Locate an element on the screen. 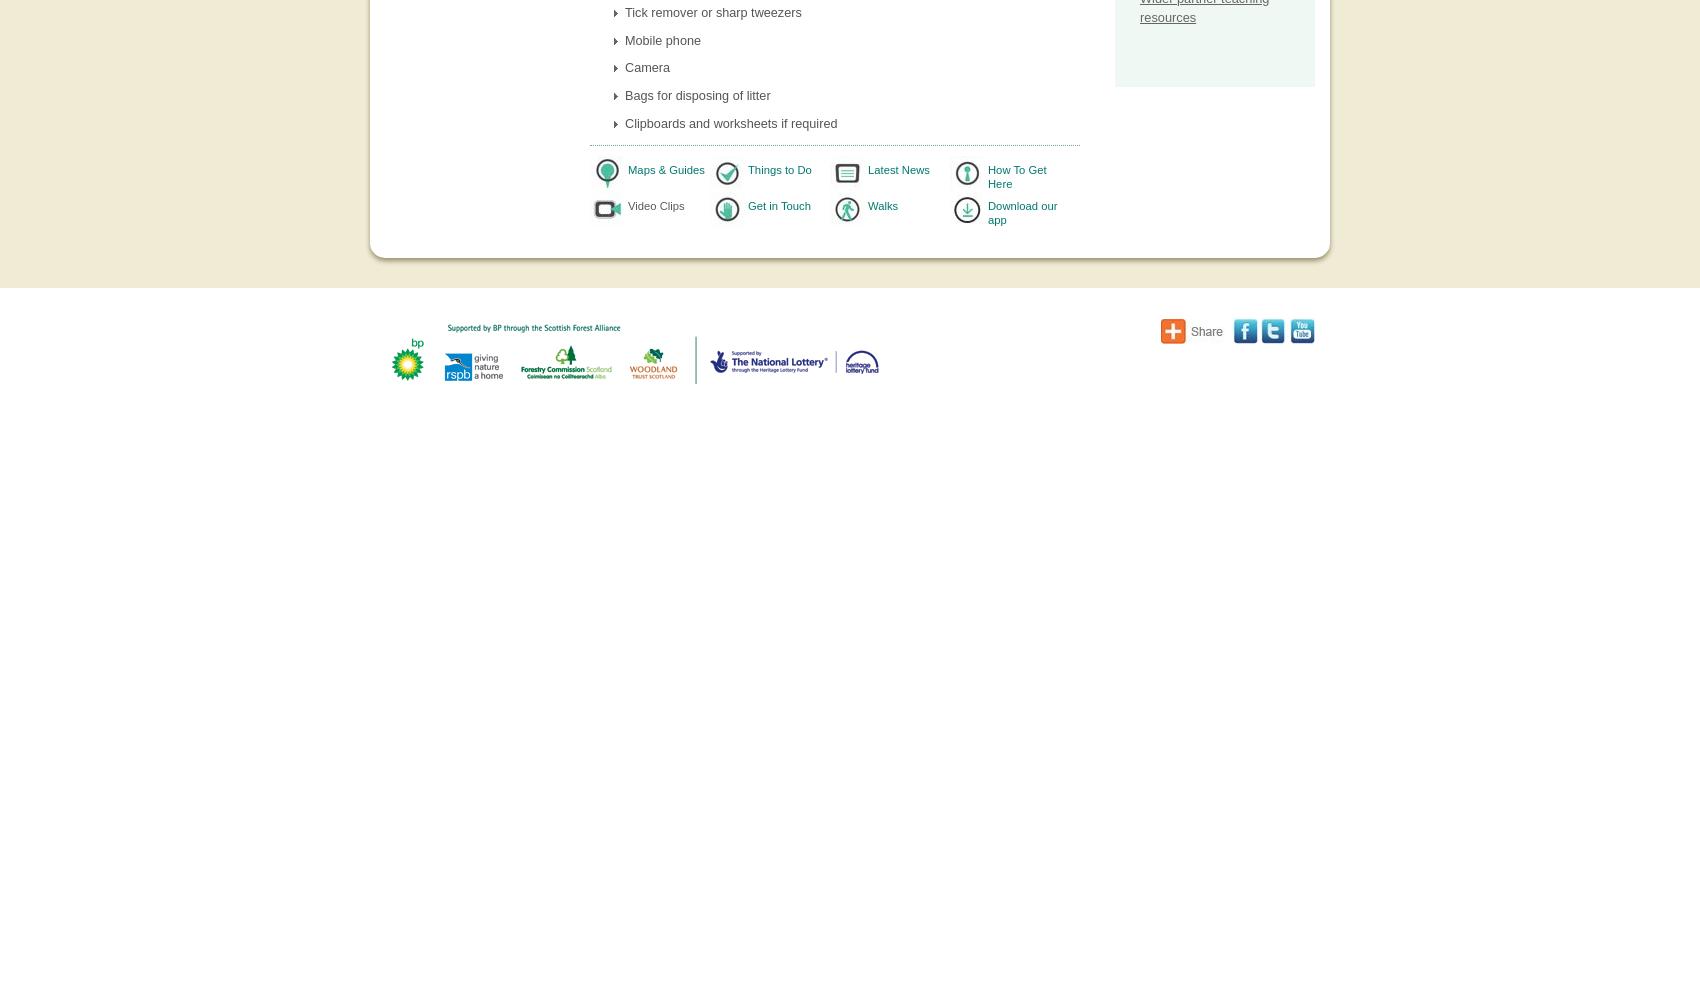 The height and width of the screenshot is (1000, 1700). 'Things to Do' is located at coordinates (778, 169).